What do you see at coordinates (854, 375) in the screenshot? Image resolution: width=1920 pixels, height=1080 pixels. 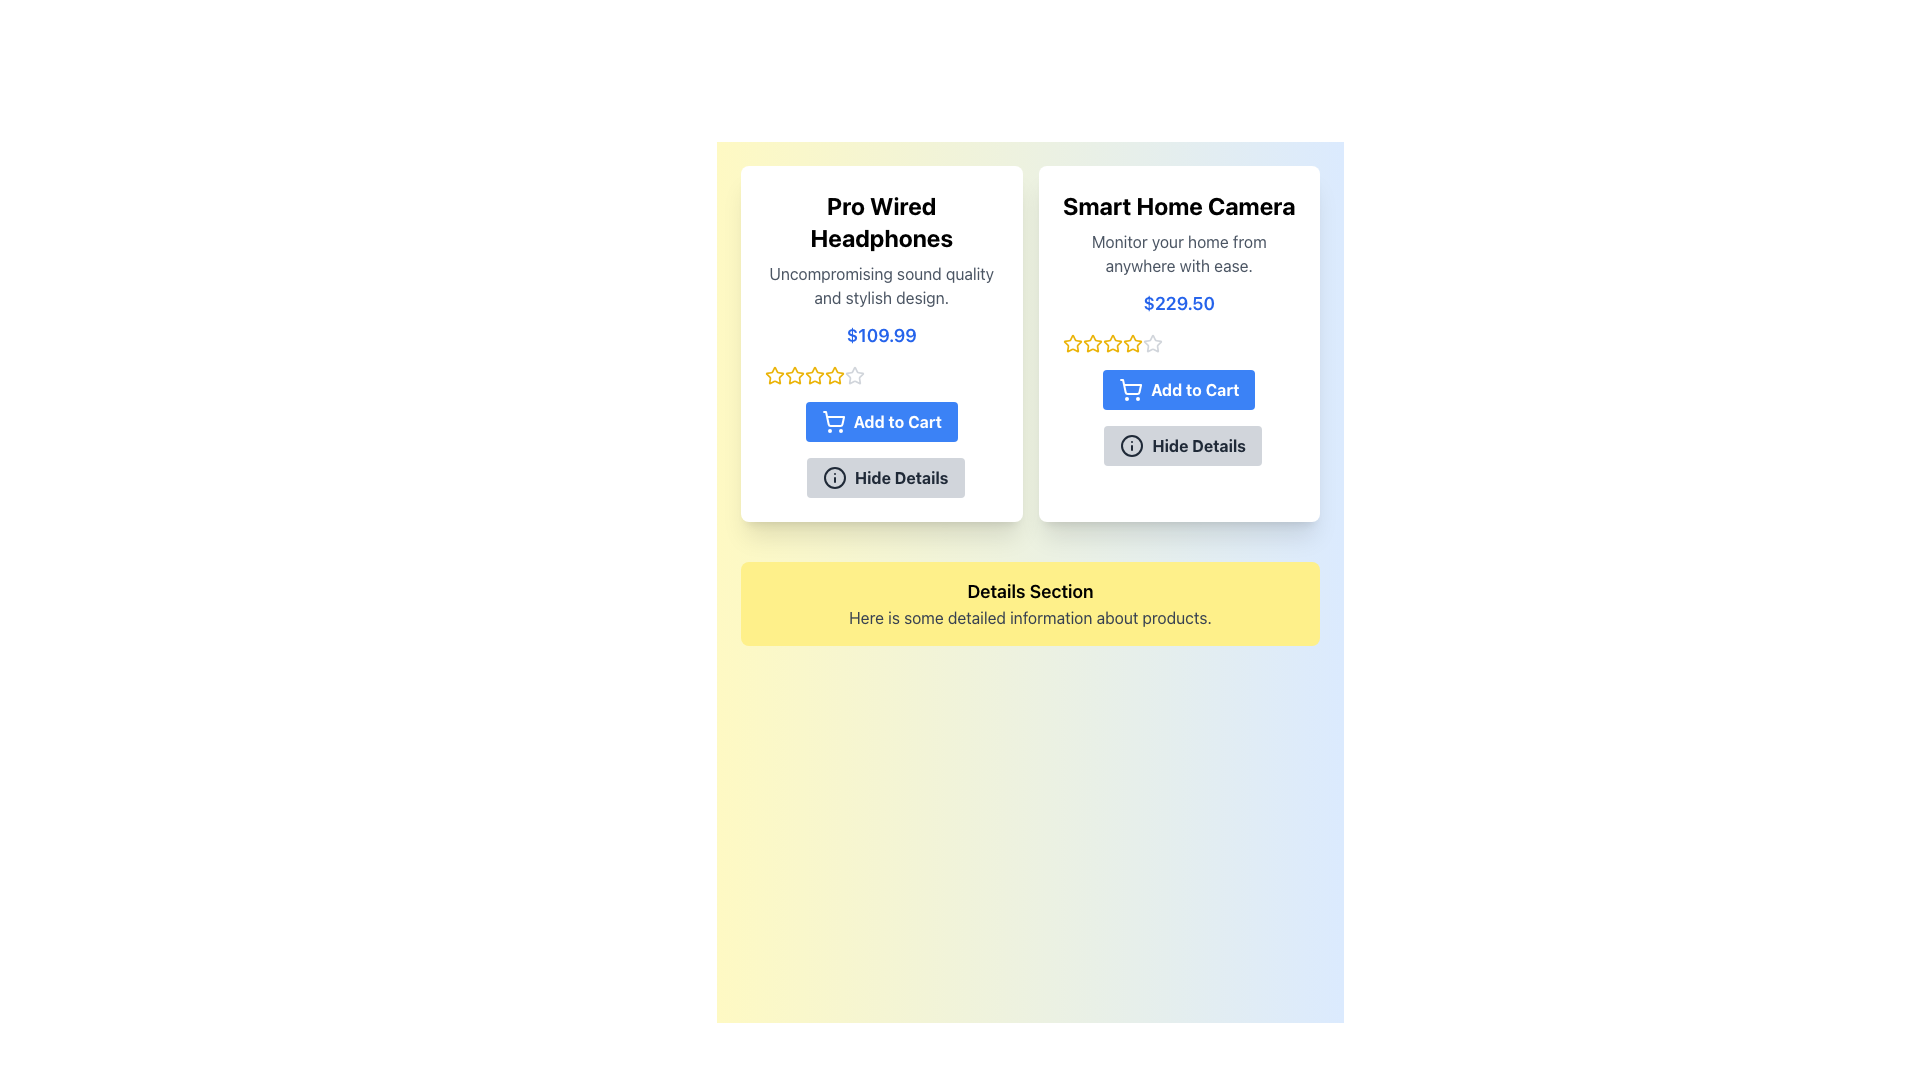 I see `the fourth rating star icon, which is silver or gray, located under the price '$109.99' for the 'Pro Wired Headphones' product` at bounding box center [854, 375].